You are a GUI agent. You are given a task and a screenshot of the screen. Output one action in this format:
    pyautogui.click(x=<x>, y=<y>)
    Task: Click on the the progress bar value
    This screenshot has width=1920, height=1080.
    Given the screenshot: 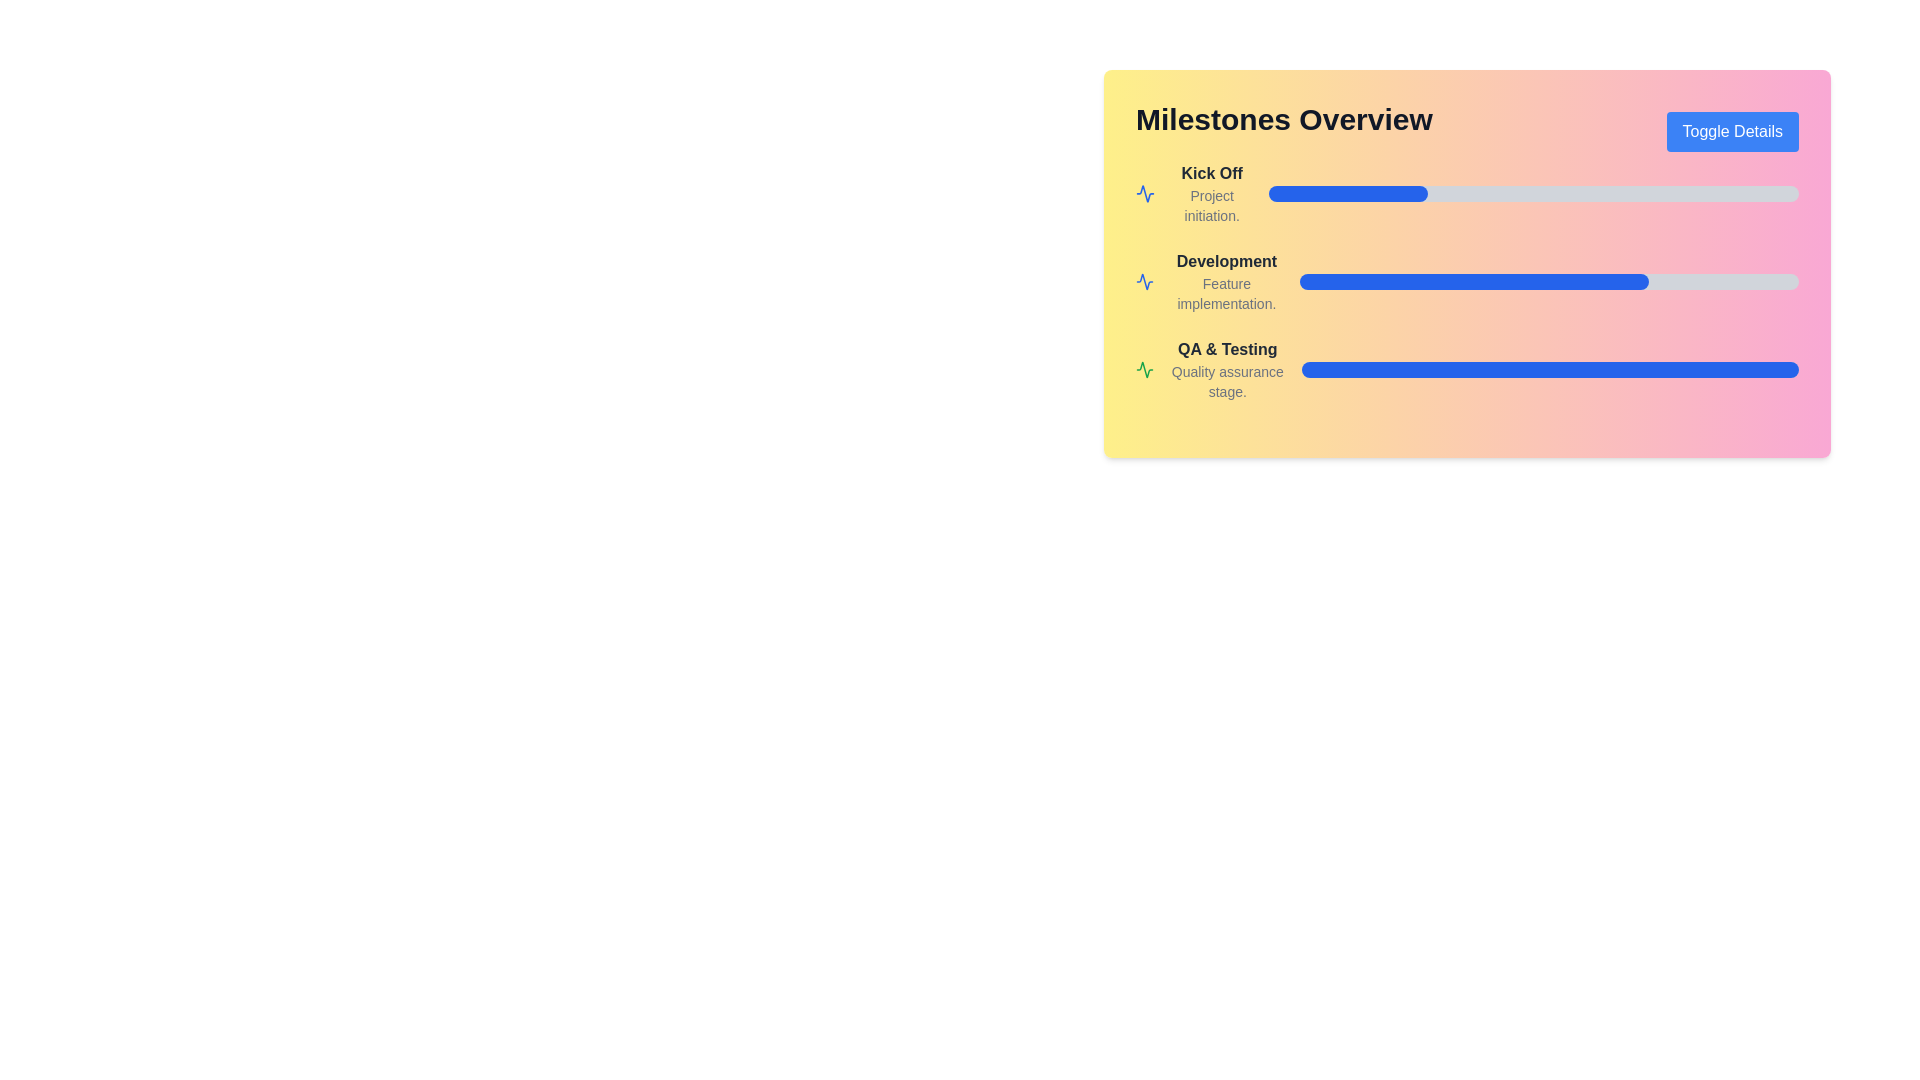 What is the action you would take?
    pyautogui.click(x=1574, y=370)
    